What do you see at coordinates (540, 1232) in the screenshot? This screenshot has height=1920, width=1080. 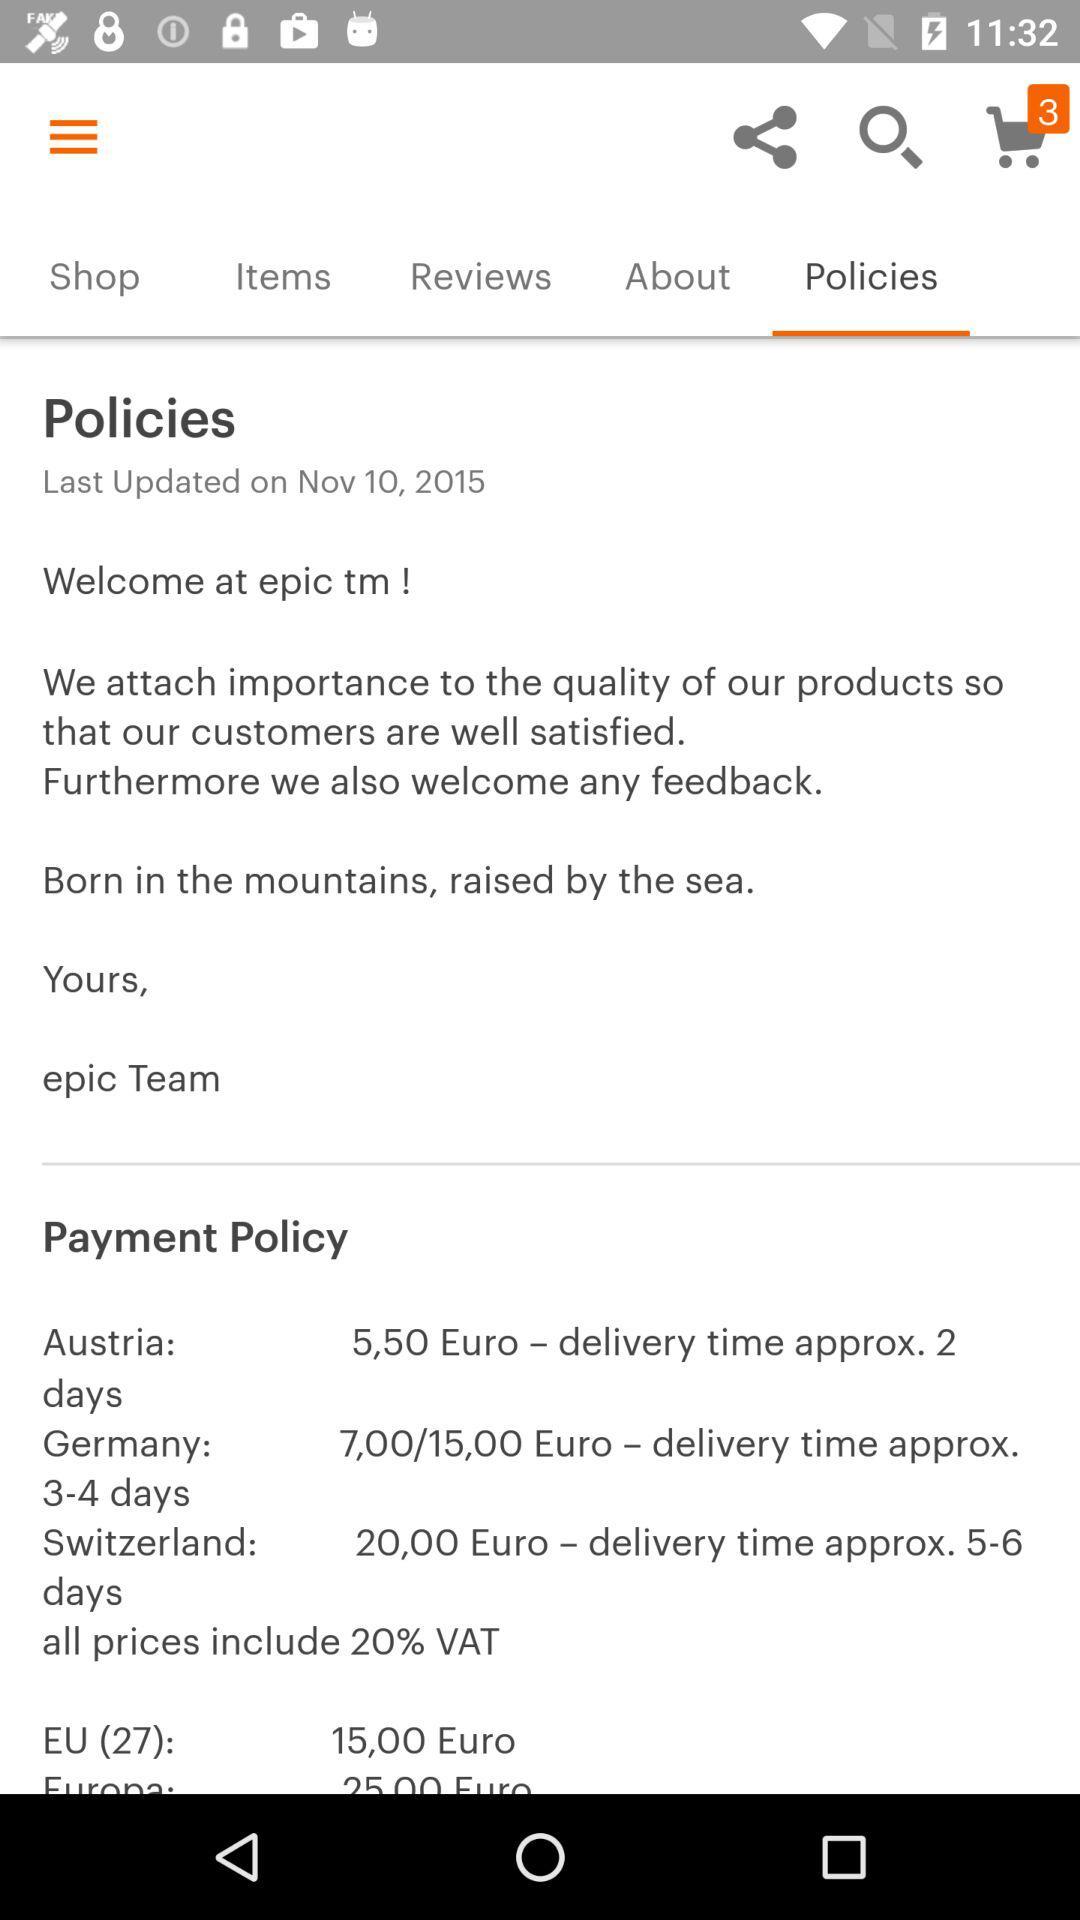 I see `the item below welcome at epic icon` at bounding box center [540, 1232].